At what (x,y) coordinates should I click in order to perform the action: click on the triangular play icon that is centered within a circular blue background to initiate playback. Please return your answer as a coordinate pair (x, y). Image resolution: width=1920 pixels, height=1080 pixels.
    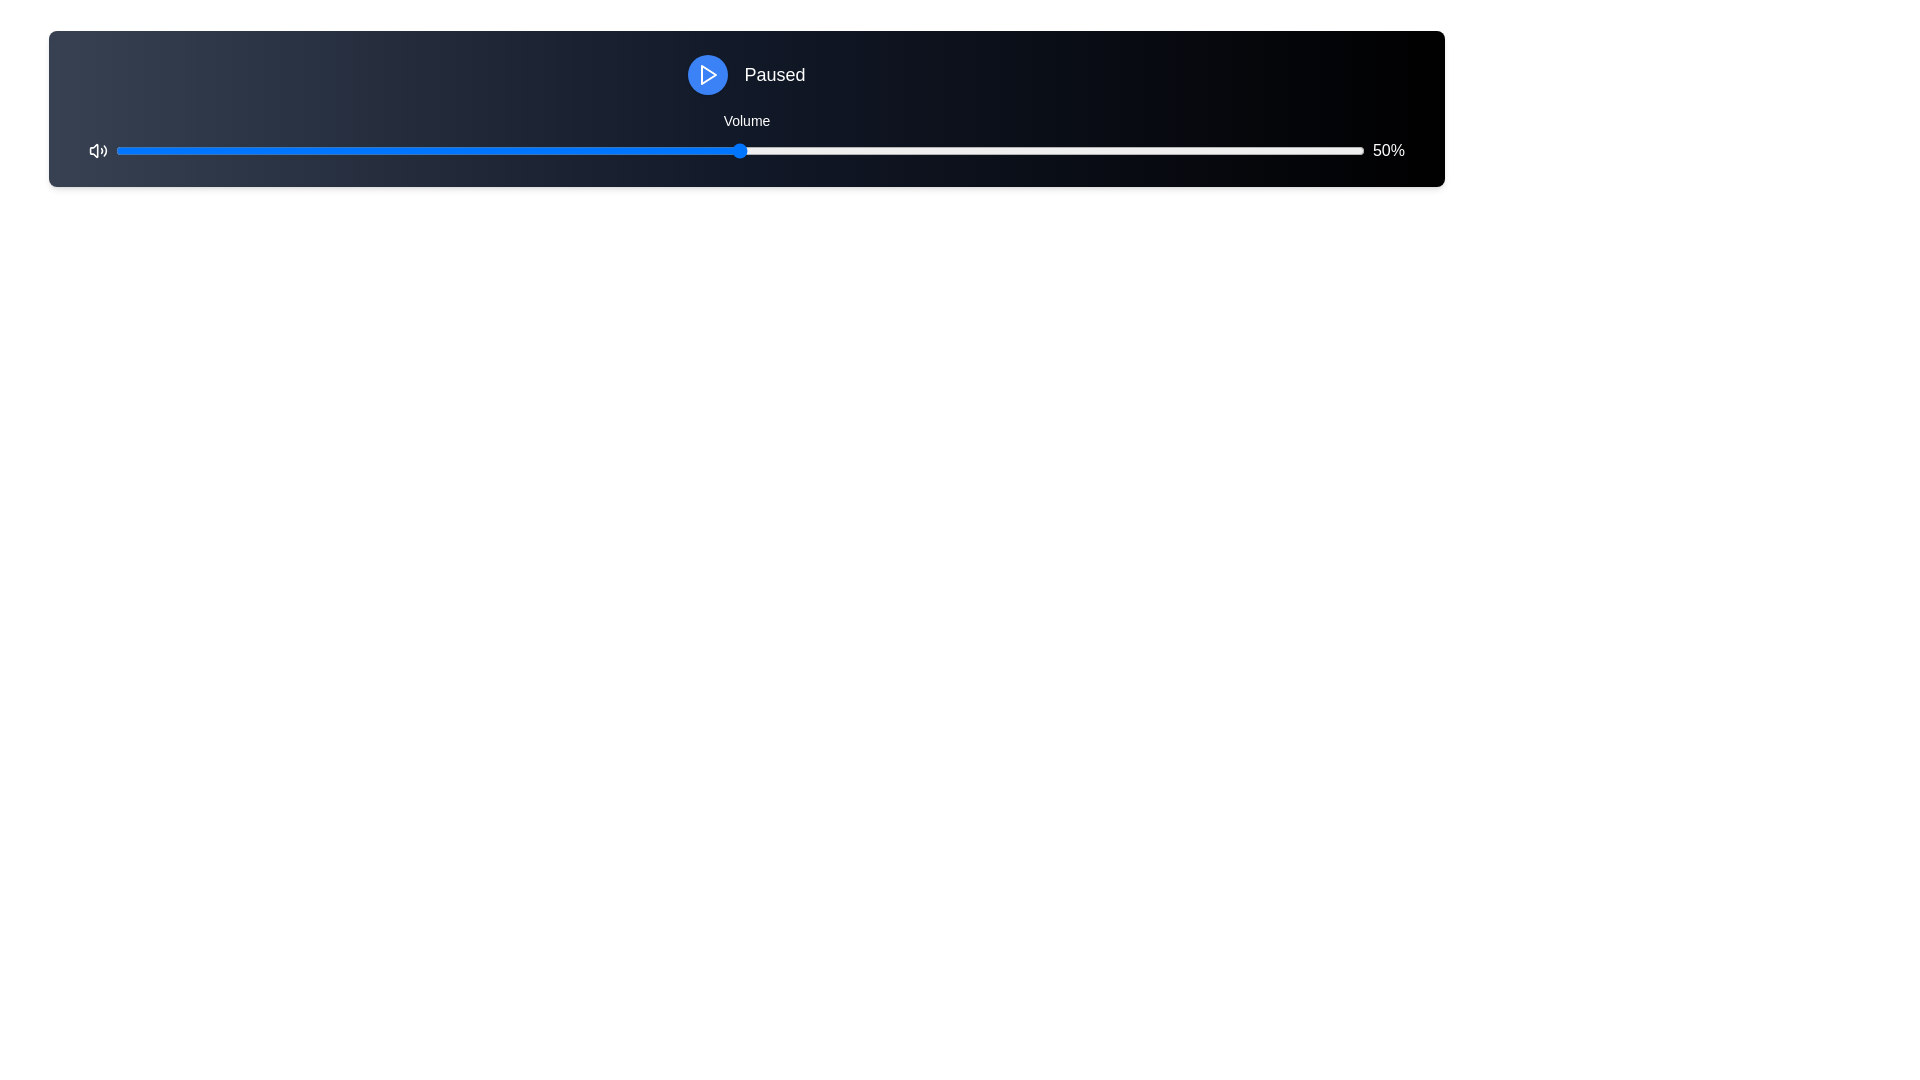
    Looking at the image, I should click on (708, 73).